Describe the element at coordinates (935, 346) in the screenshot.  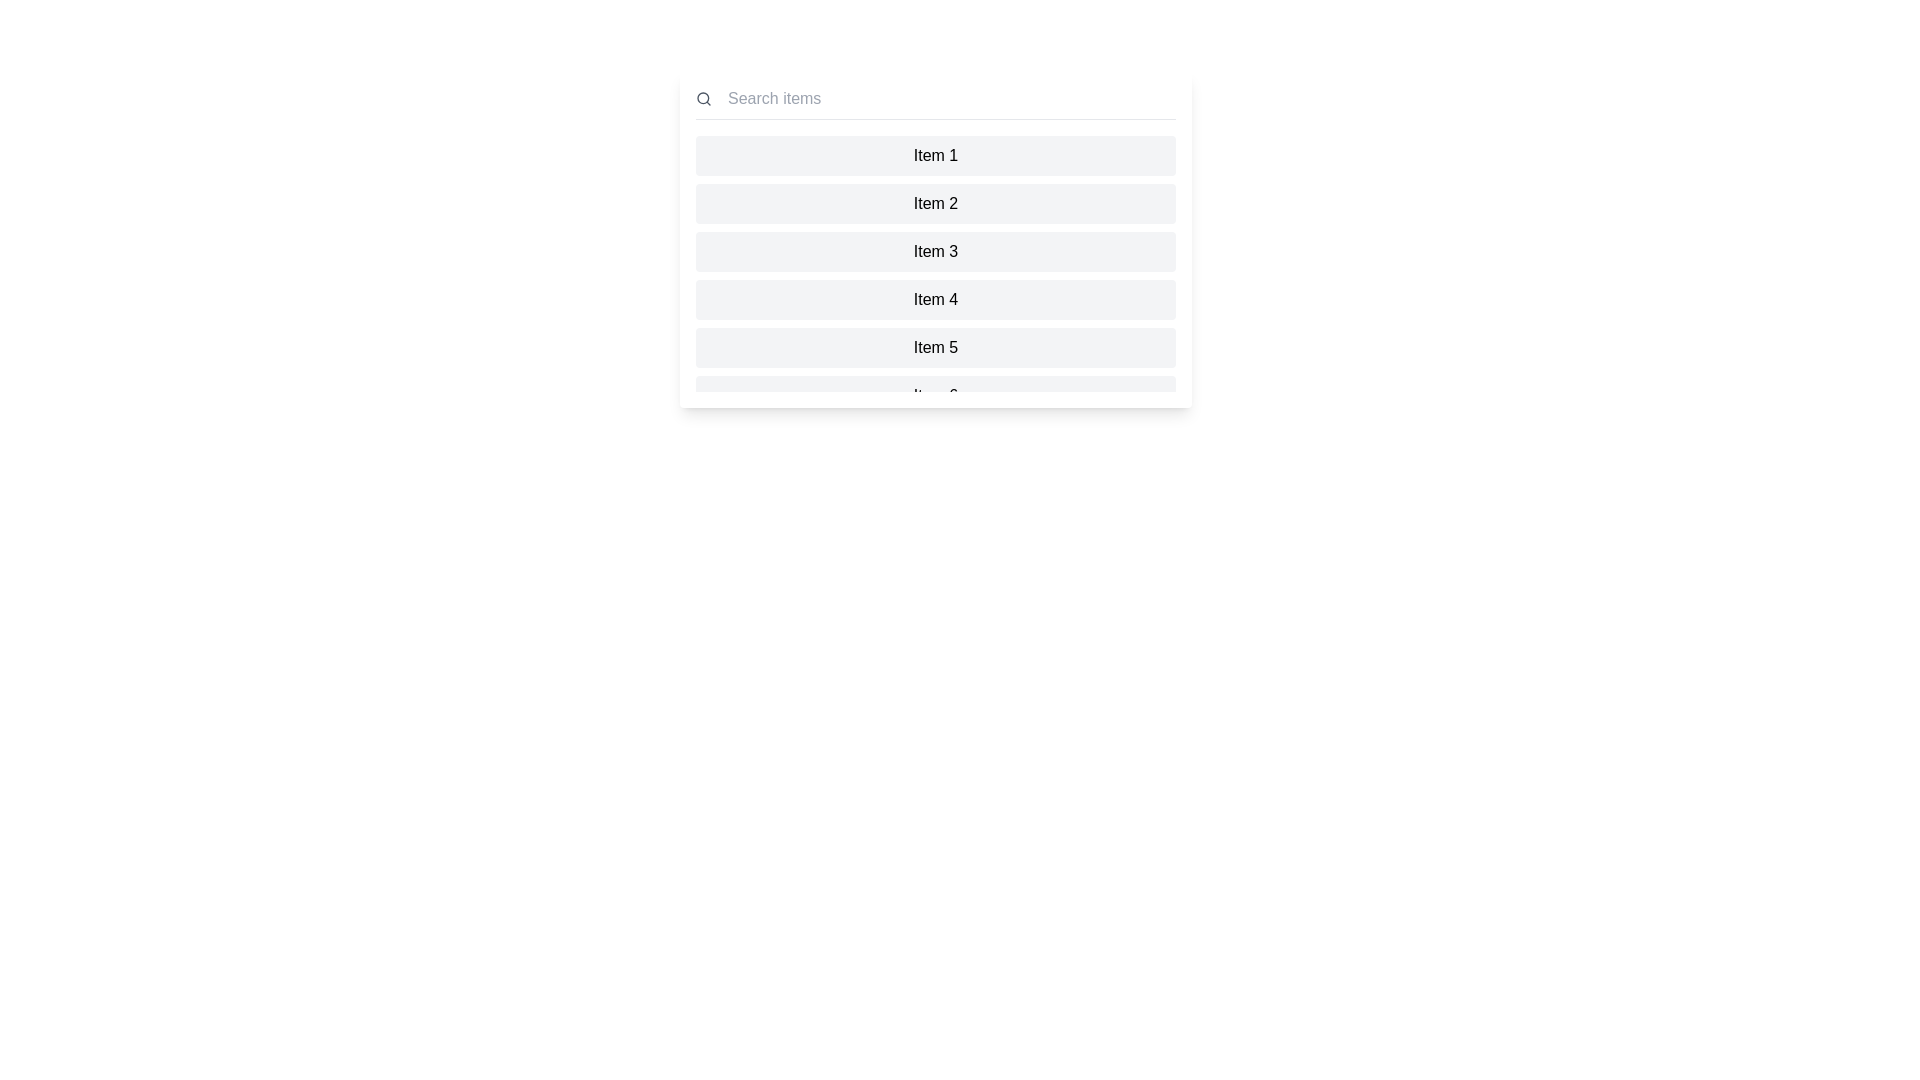
I see `the item 5 to highlight it` at that location.